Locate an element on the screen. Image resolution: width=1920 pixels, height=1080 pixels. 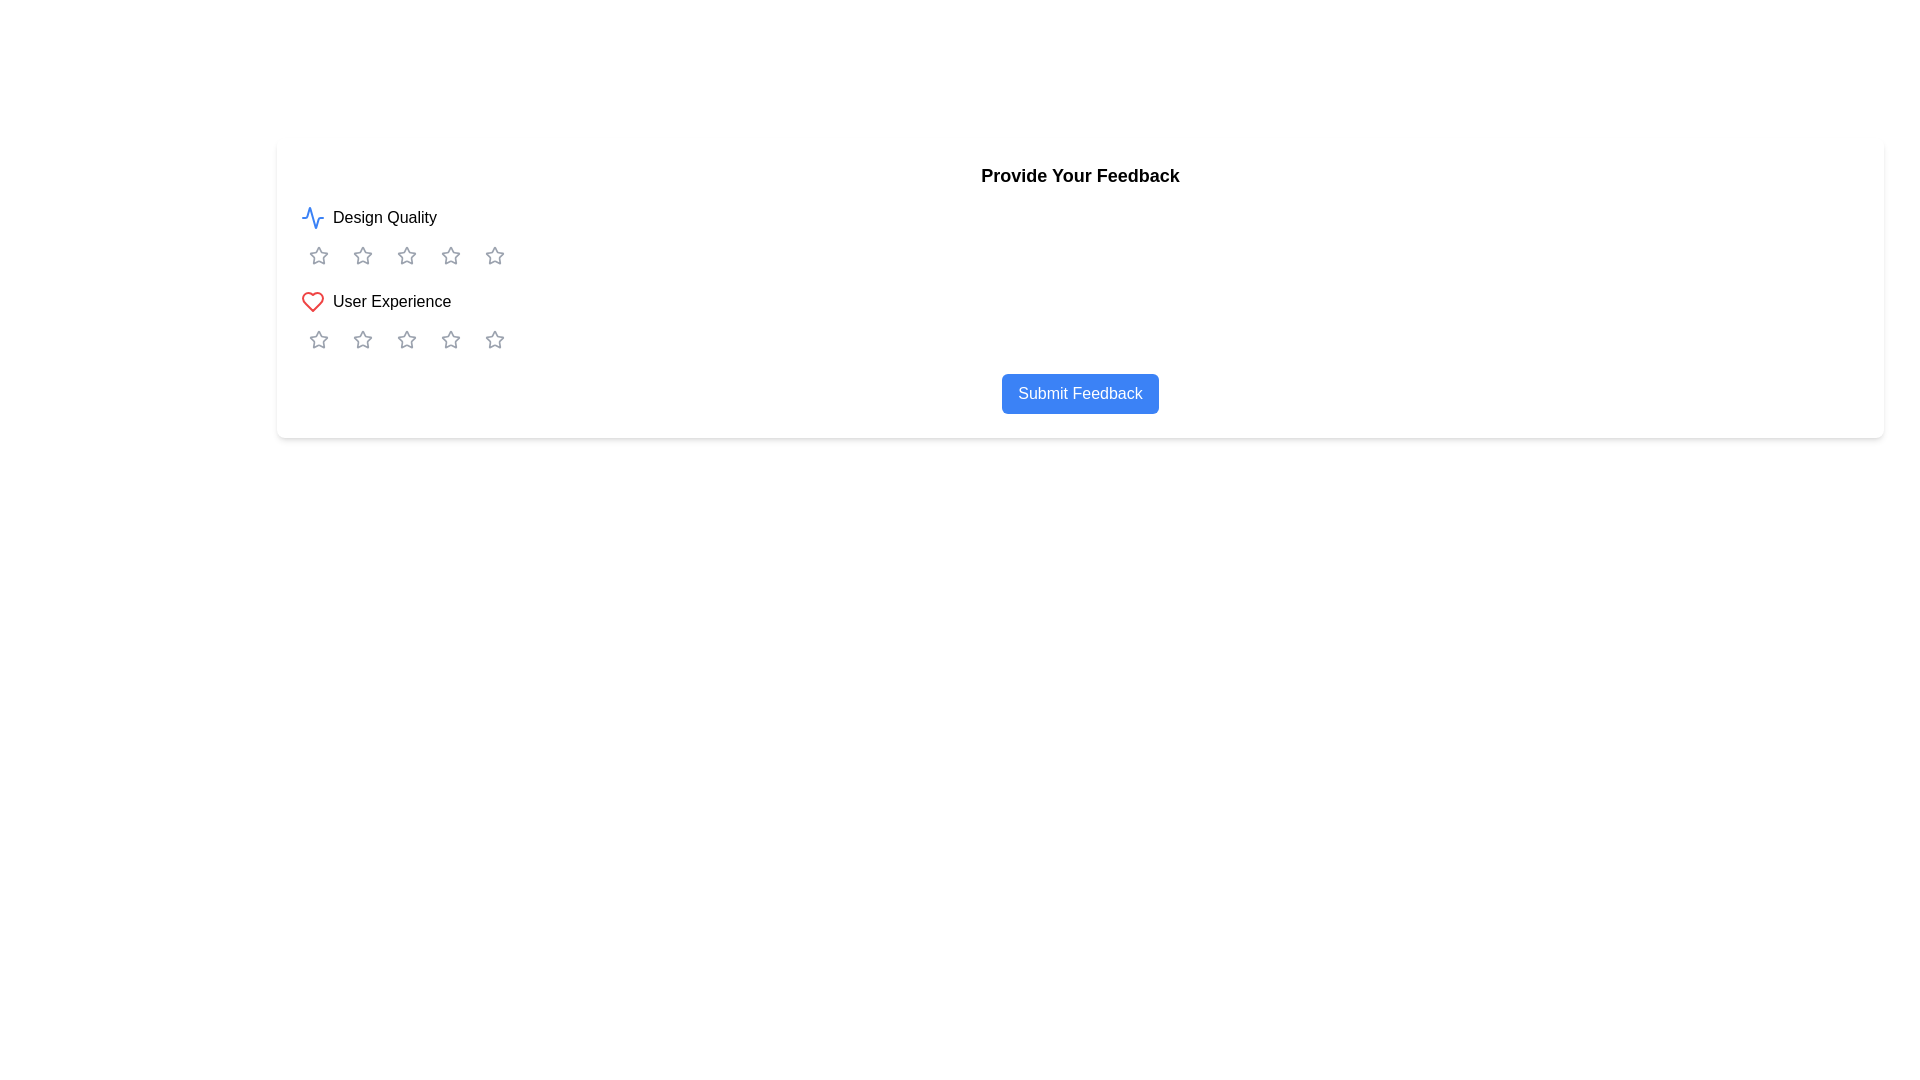
the fourth star in the horizontal rating row under the 'User Experience' section to rate it is located at coordinates (450, 338).